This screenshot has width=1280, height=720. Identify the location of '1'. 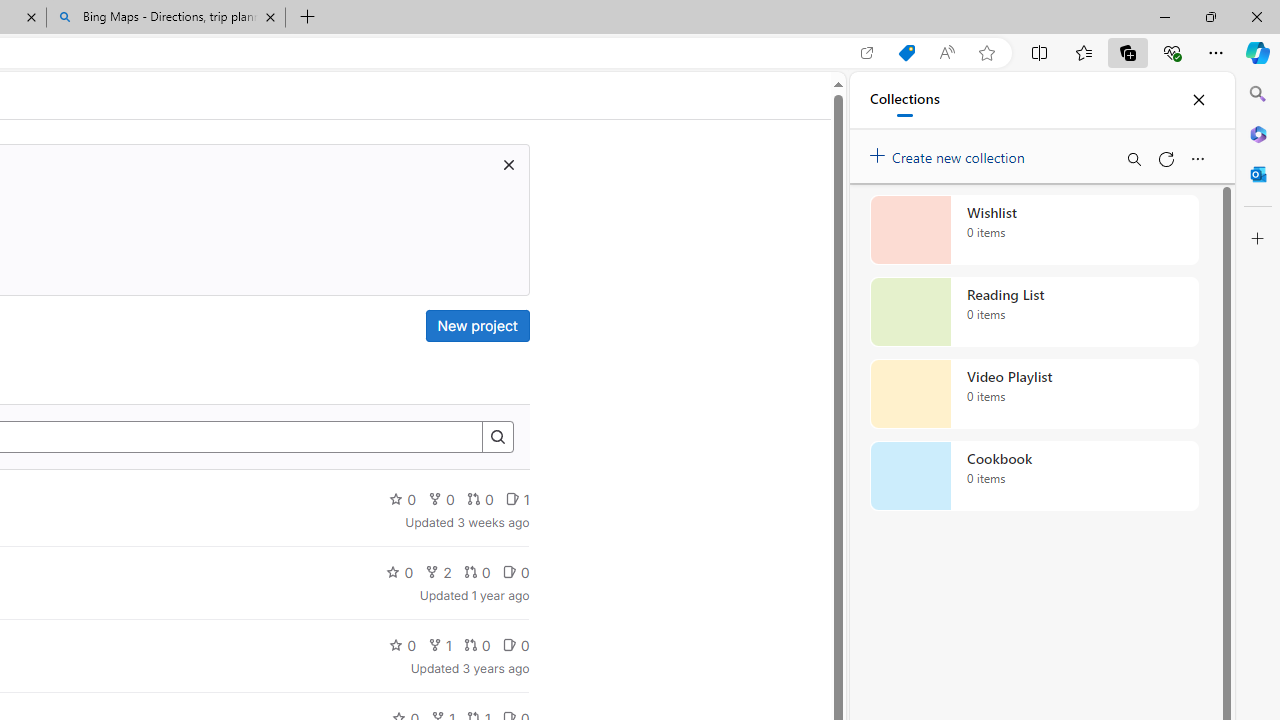
(438, 645).